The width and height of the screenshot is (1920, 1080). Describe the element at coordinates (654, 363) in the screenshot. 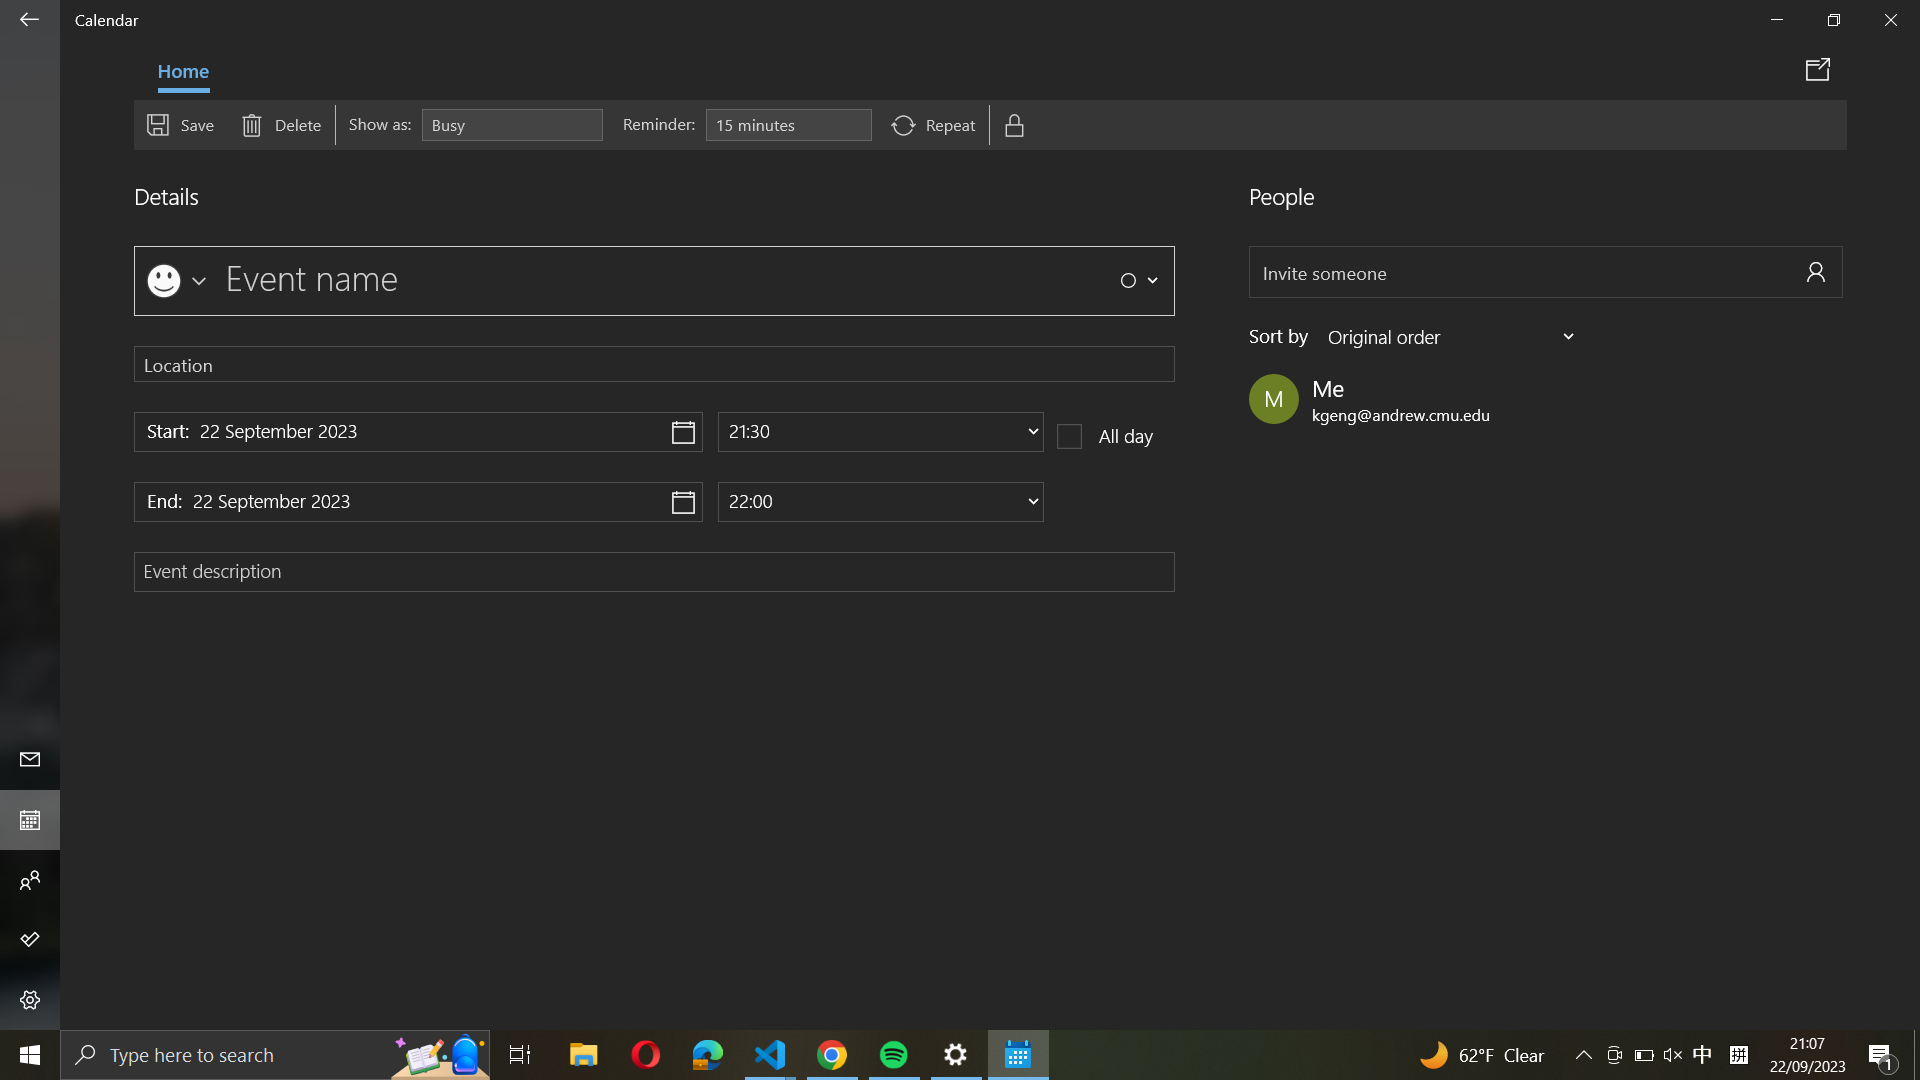

I see `Specify "Pittsburgh" as the location` at that location.